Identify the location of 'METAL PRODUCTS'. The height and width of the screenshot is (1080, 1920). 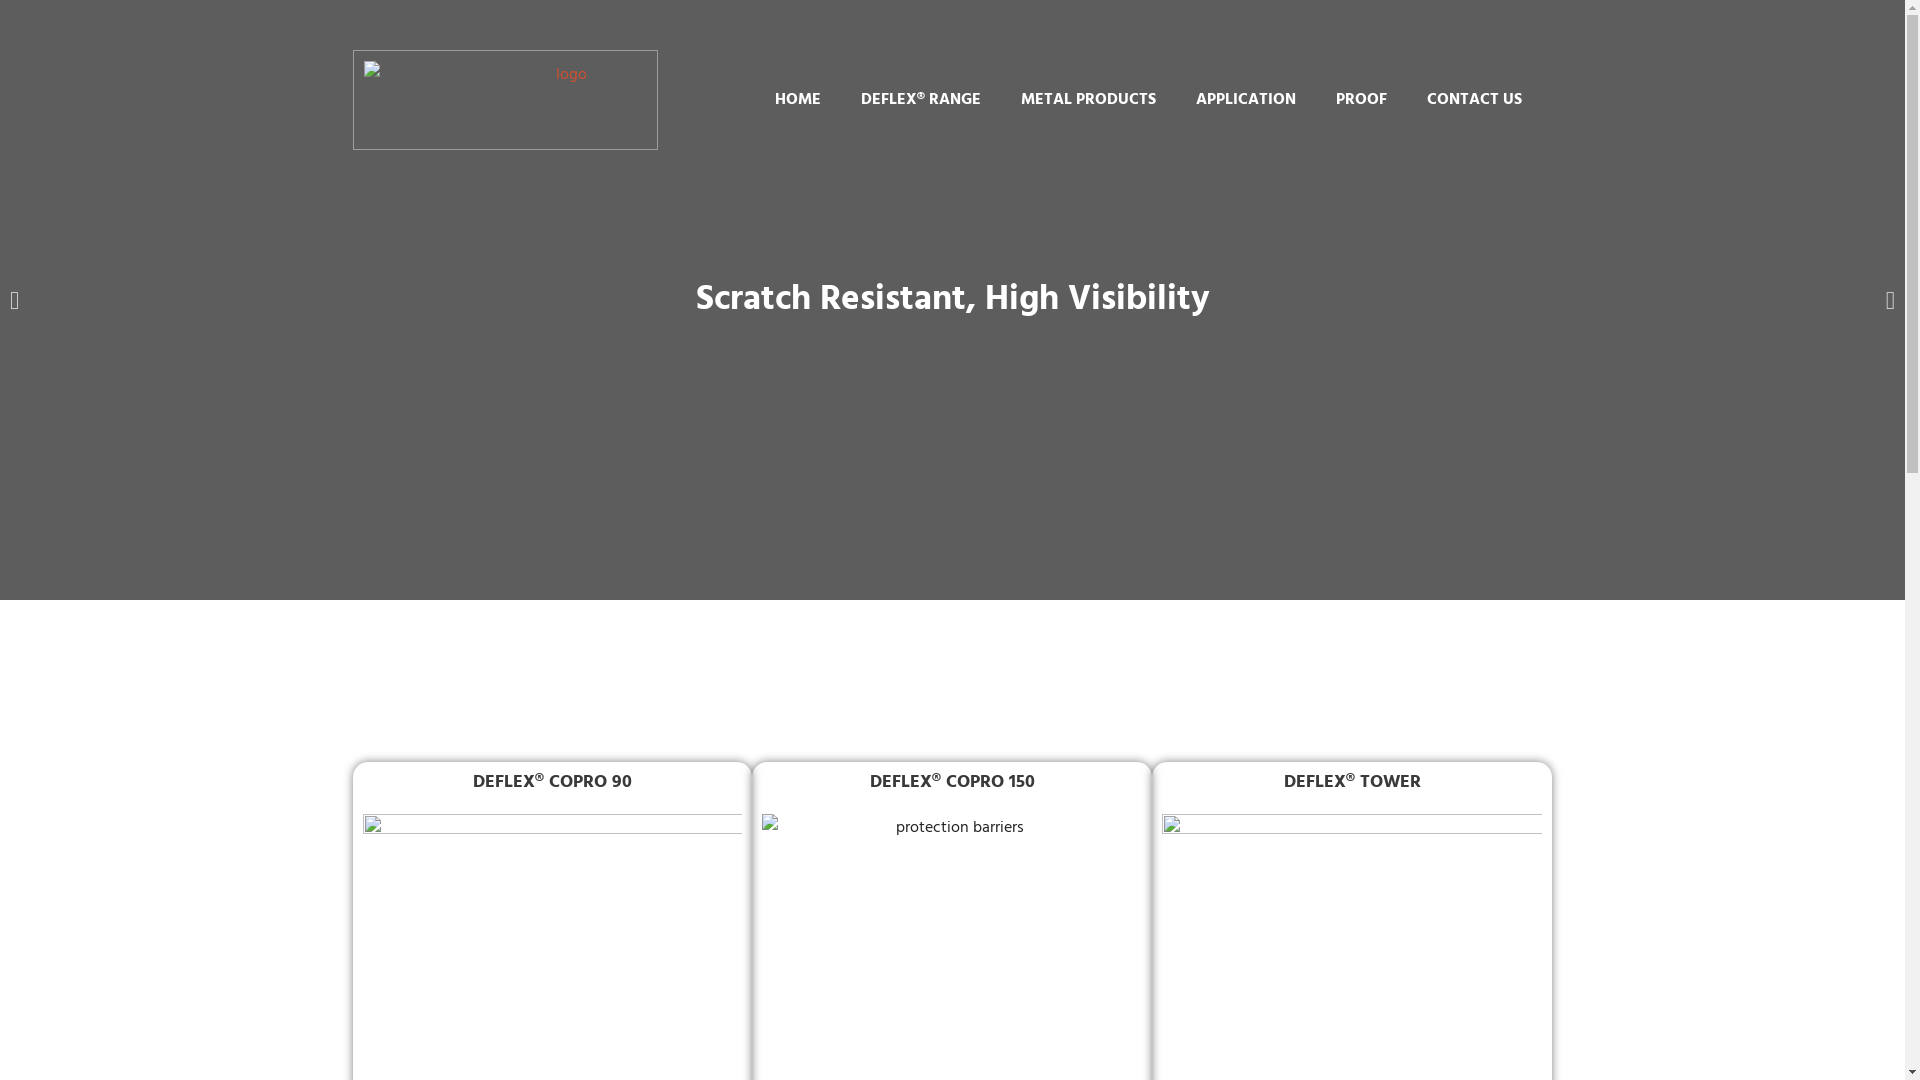
(1087, 100).